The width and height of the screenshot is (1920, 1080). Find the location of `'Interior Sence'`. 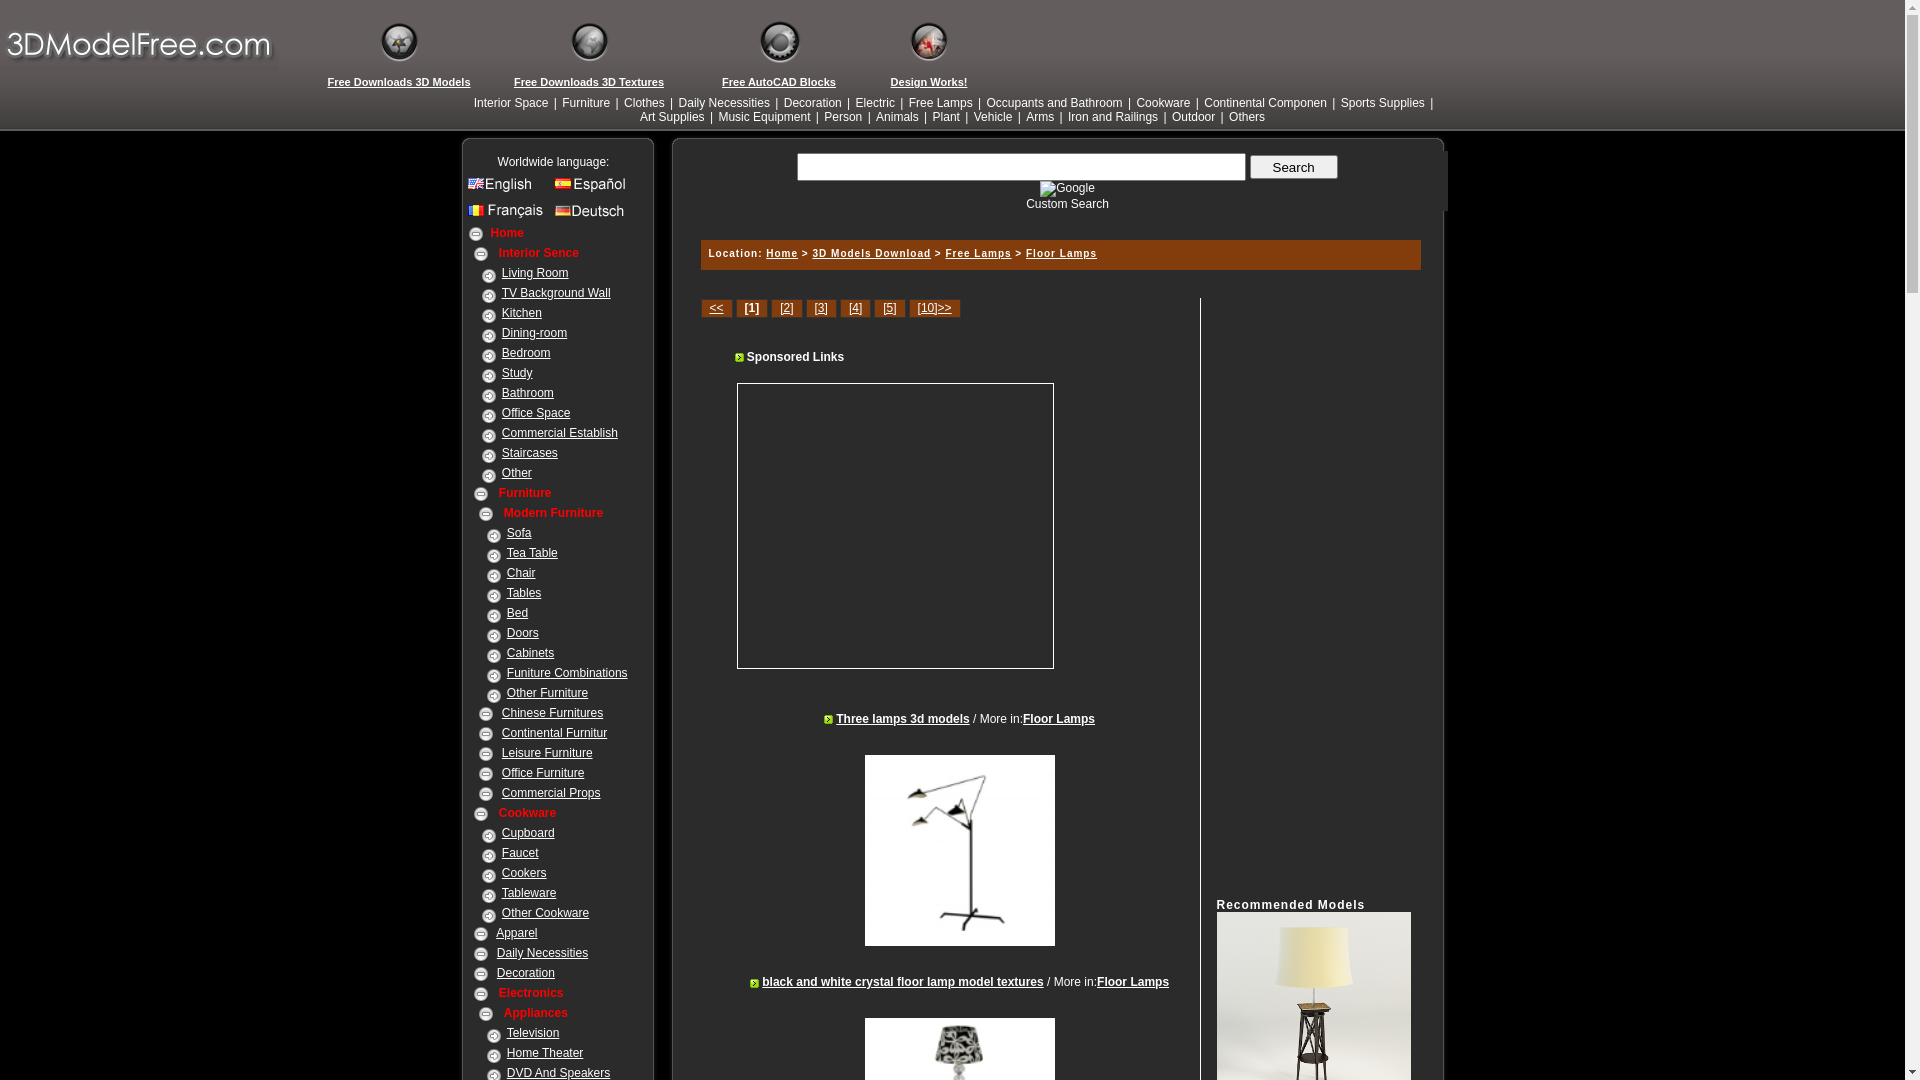

'Interior Sence' is located at coordinates (538, 252).